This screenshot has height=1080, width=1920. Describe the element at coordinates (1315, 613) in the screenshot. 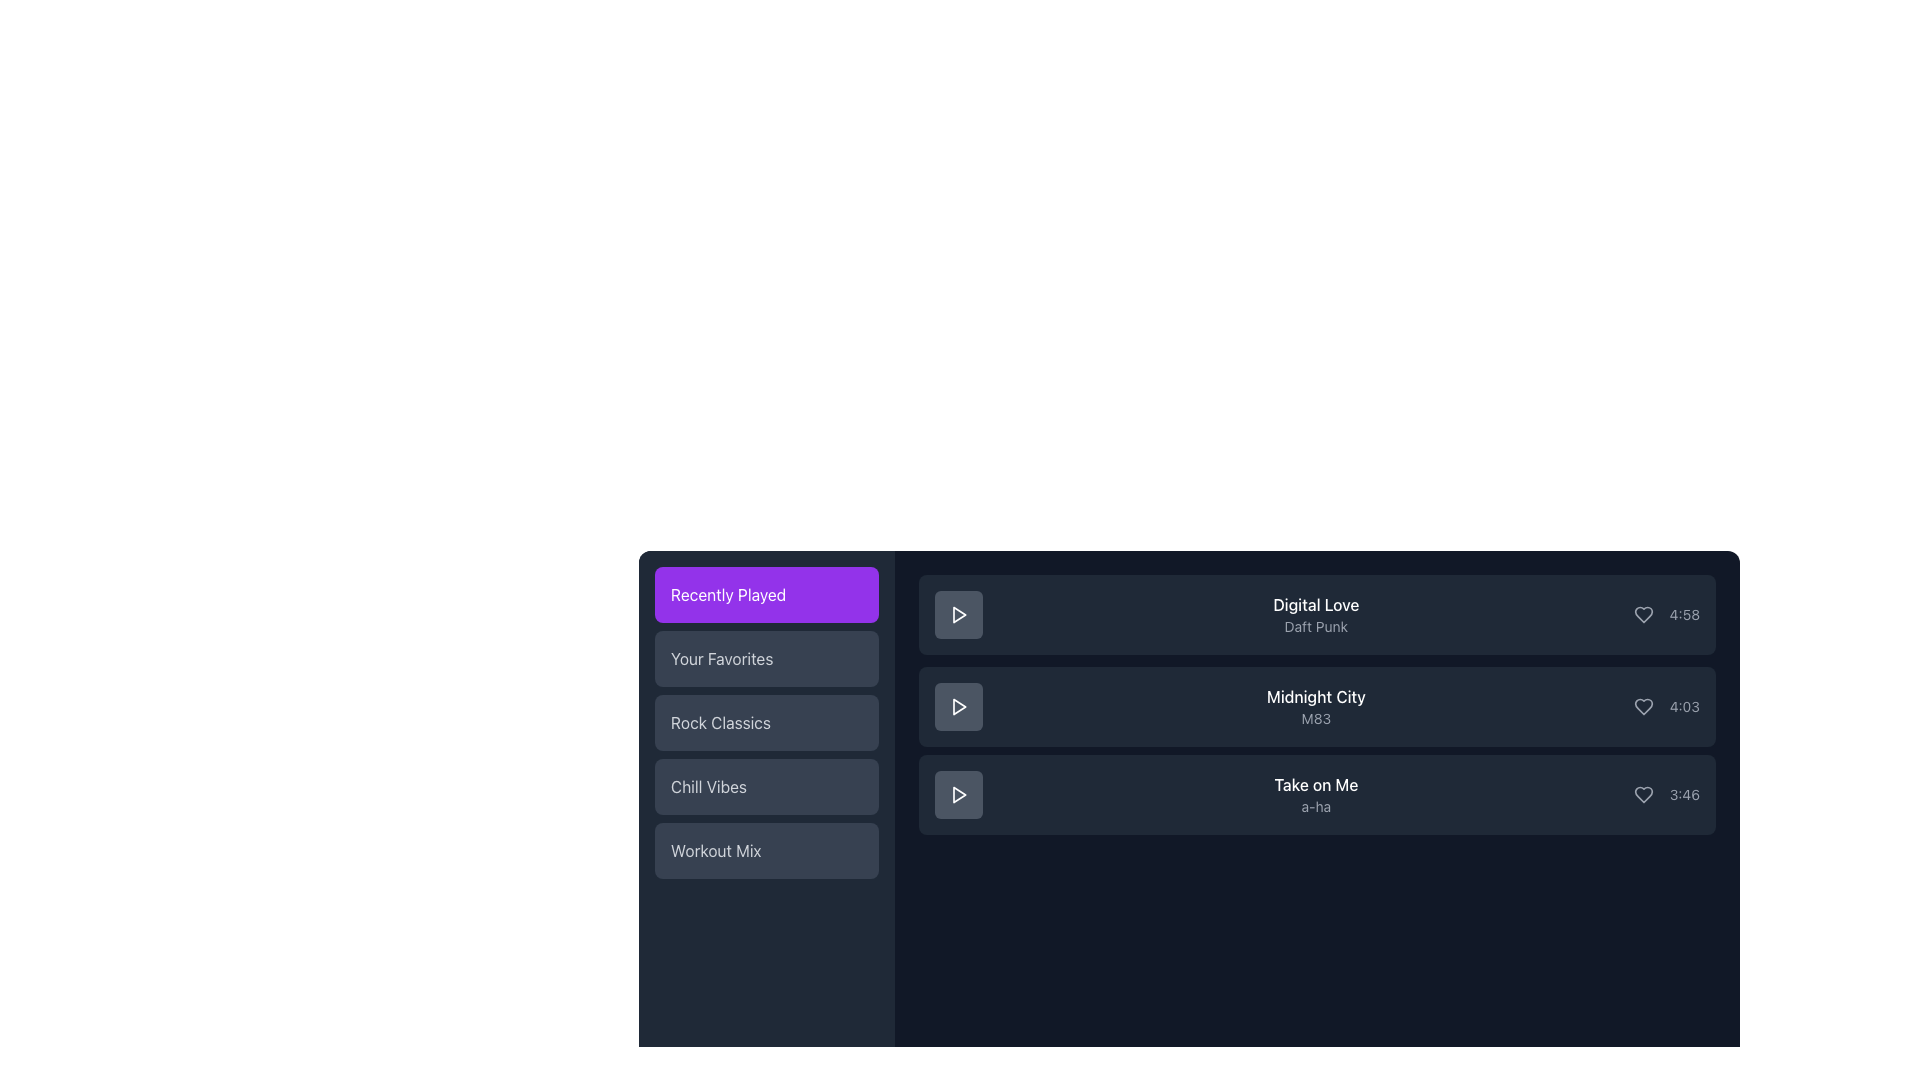

I see `the Text Display element that shows the song title 'Digital Love' by 'Daft Punk', which is the first song in the list, located between the play button and the duration text '4:58'` at that location.